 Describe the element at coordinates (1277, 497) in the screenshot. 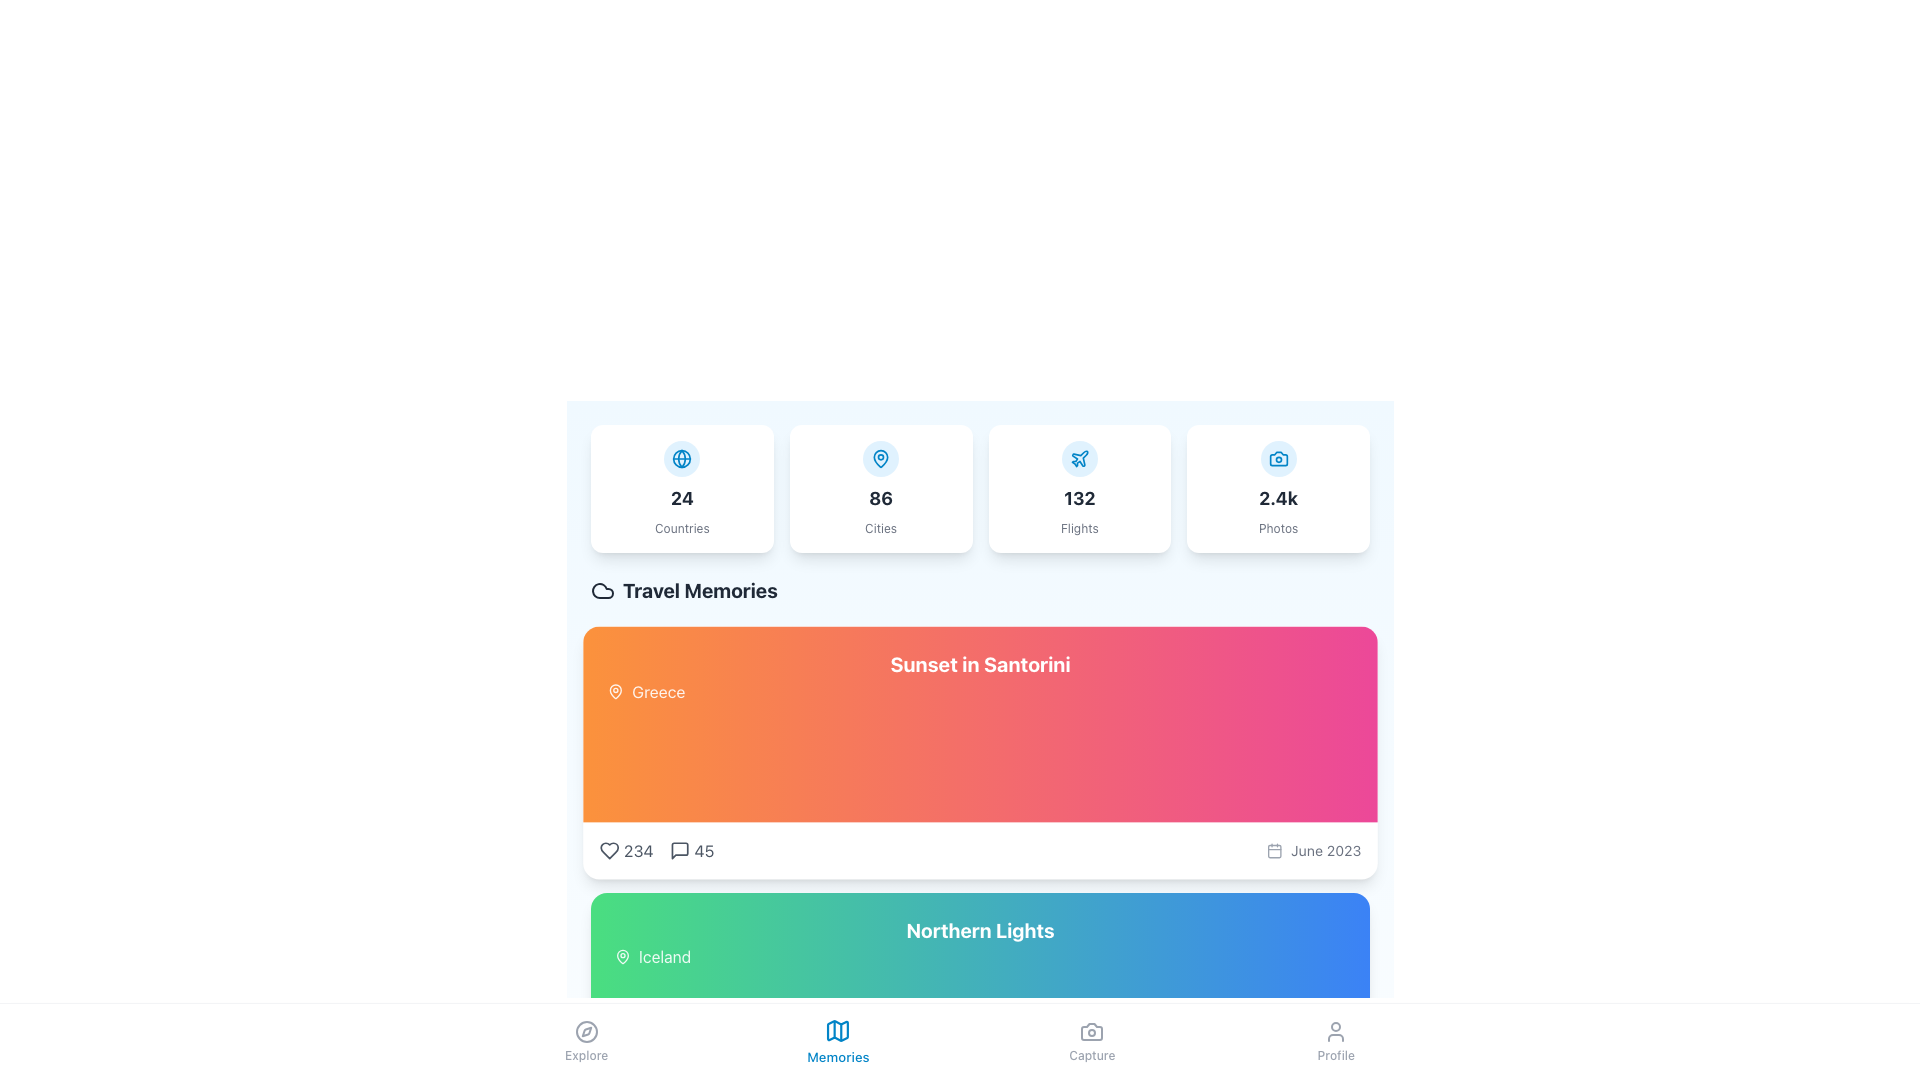

I see `number displayed in the bold text label '2.4k' located near the bottom center of the card component that represents a statistic for 'Photos'` at that location.